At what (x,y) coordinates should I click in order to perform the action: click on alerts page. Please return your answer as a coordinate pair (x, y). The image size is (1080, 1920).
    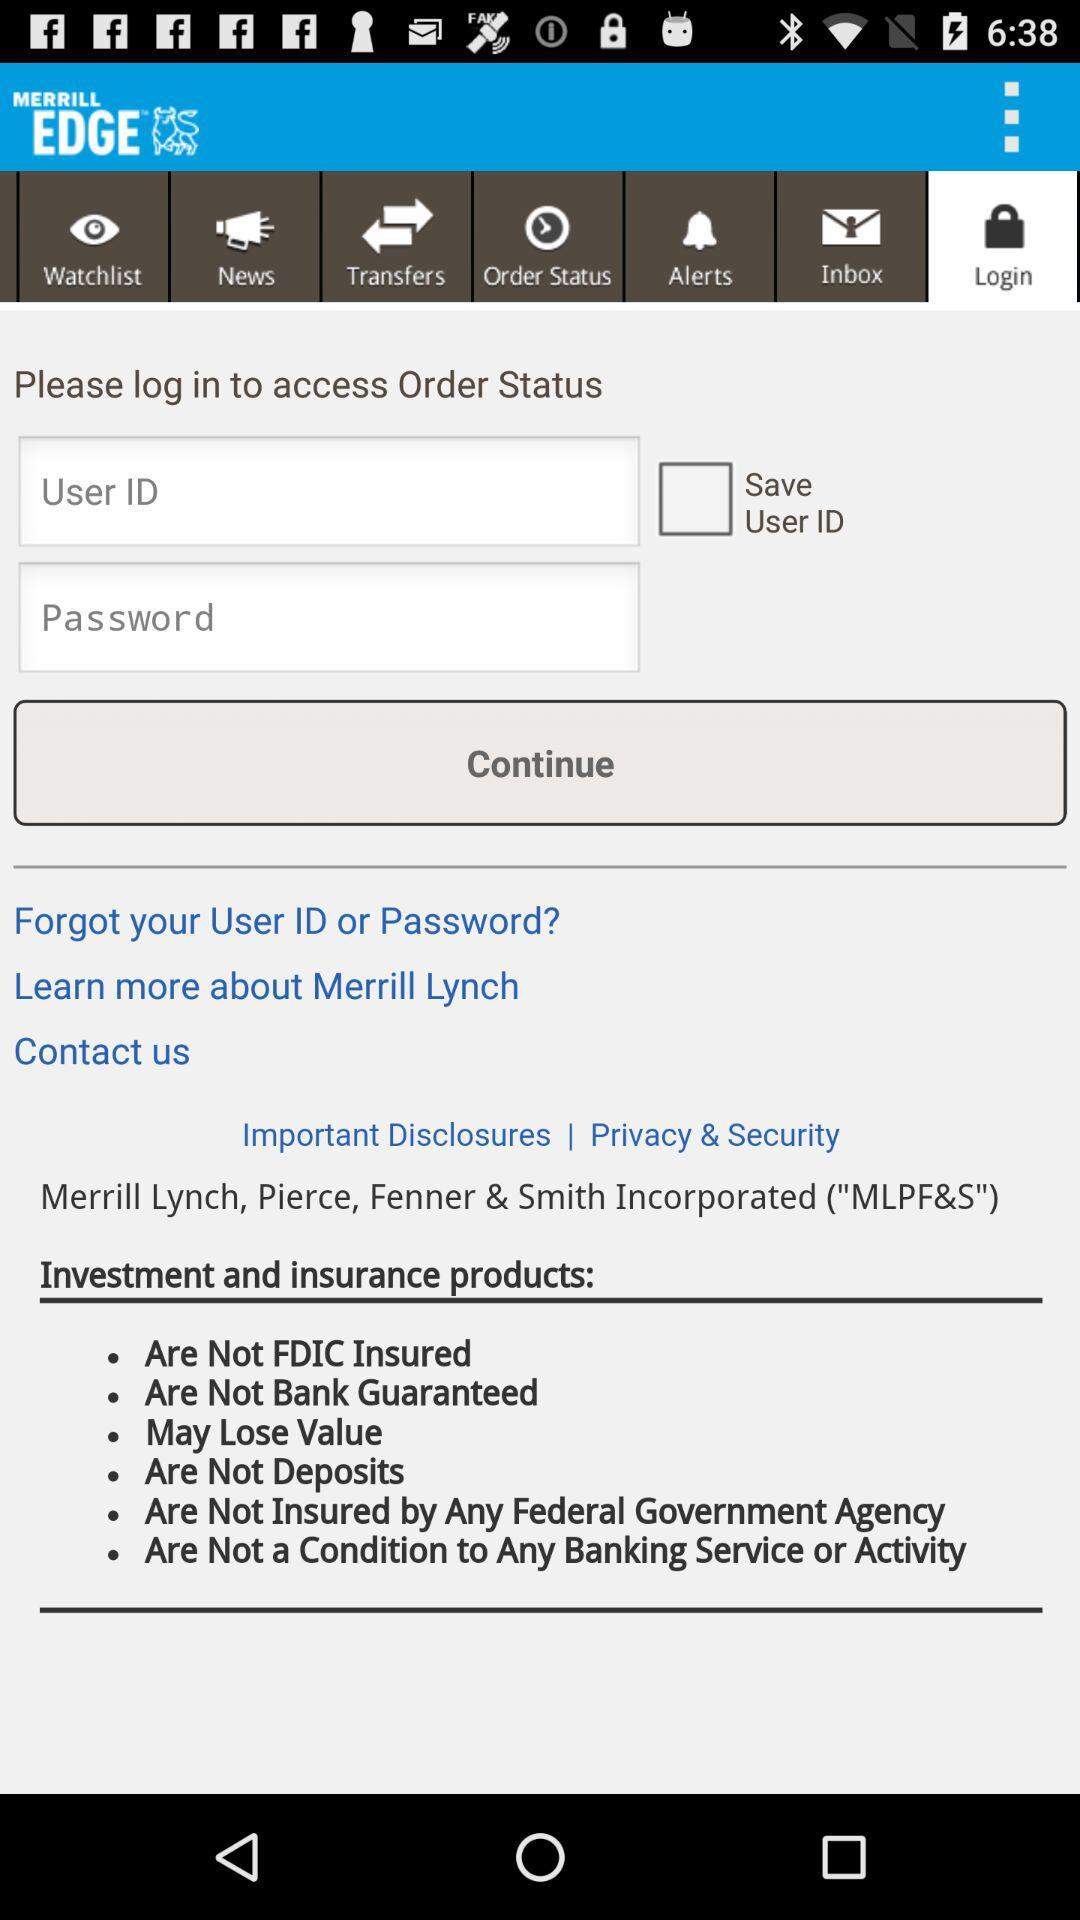
    Looking at the image, I should click on (698, 236).